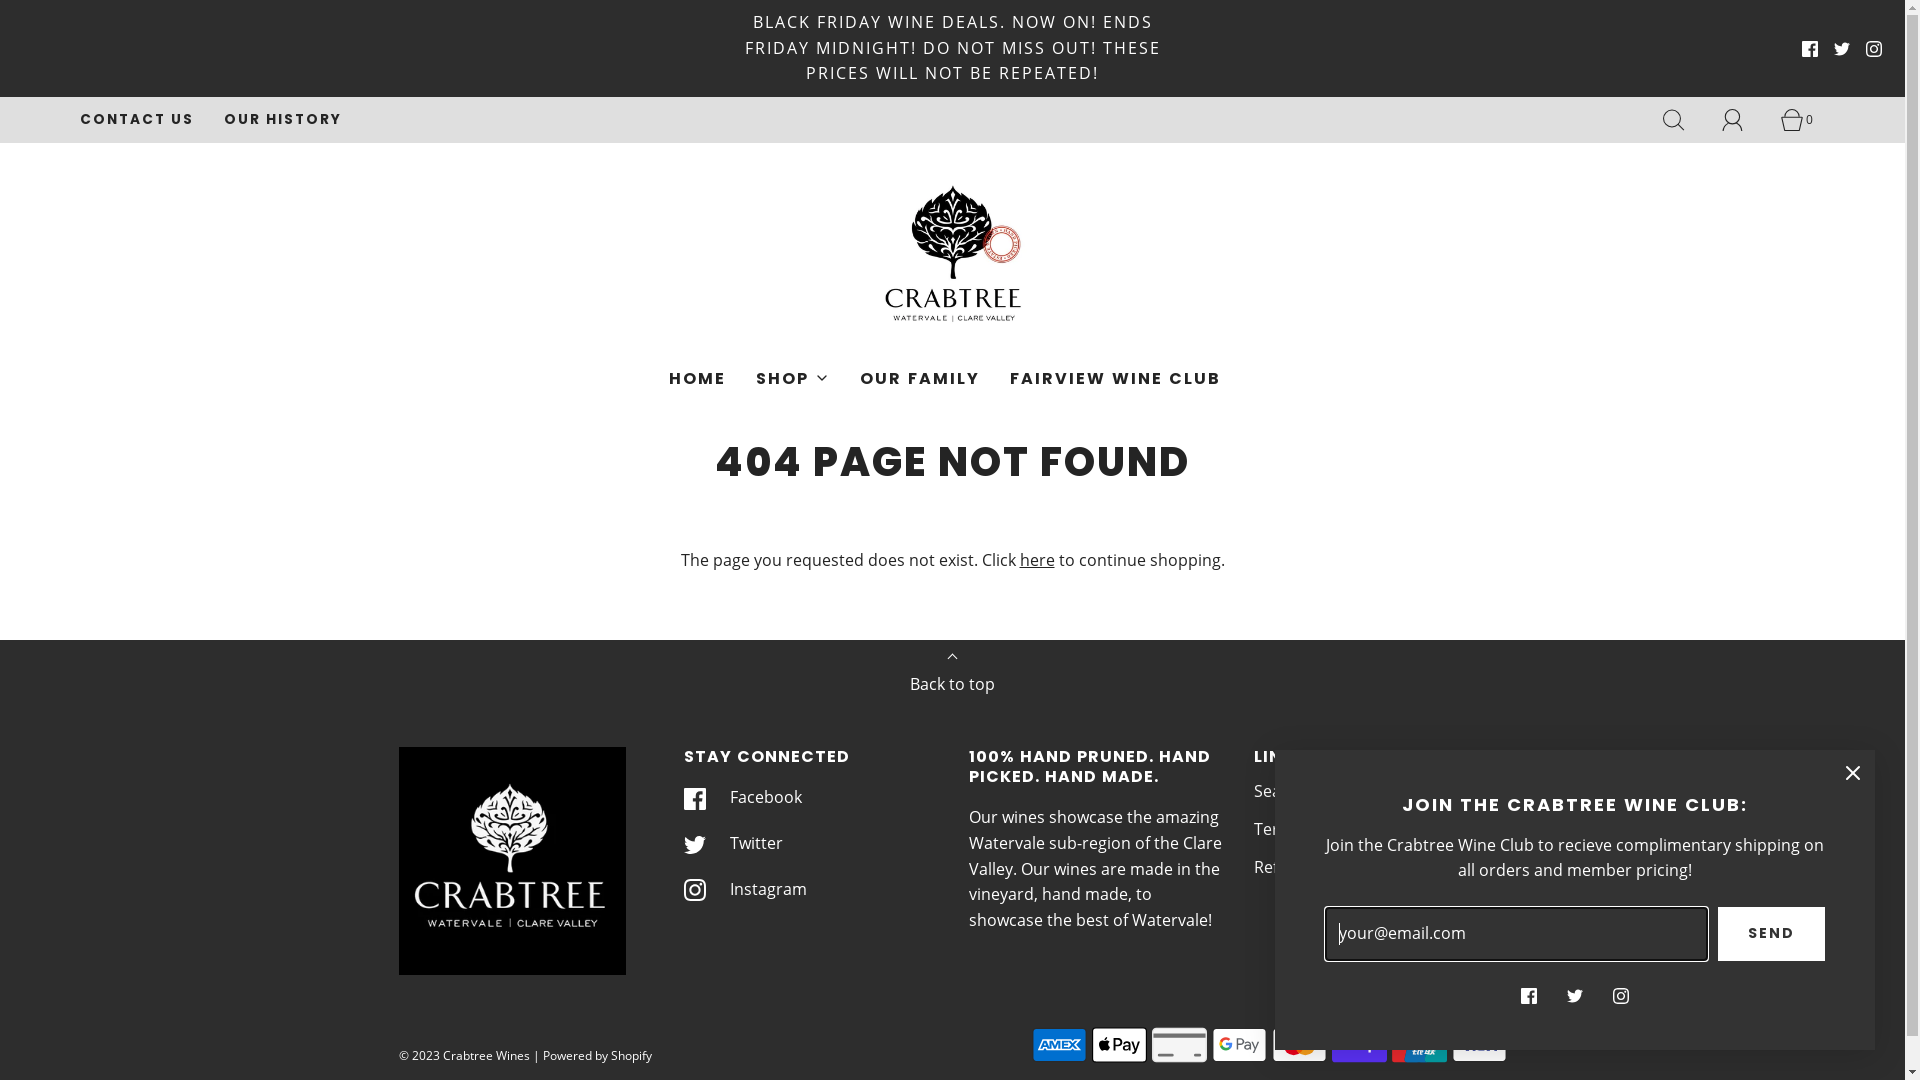 This screenshot has width=1920, height=1080. Describe the element at coordinates (595, 1054) in the screenshot. I see `'Powered by Shopify'` at that location.